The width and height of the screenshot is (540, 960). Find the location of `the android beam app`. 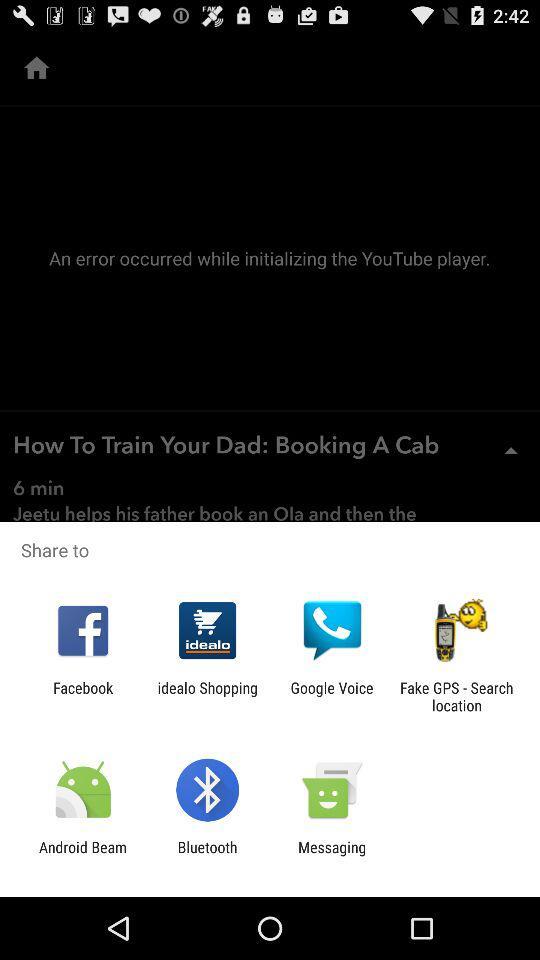

the android beam app is located at coordinates (82, 855).